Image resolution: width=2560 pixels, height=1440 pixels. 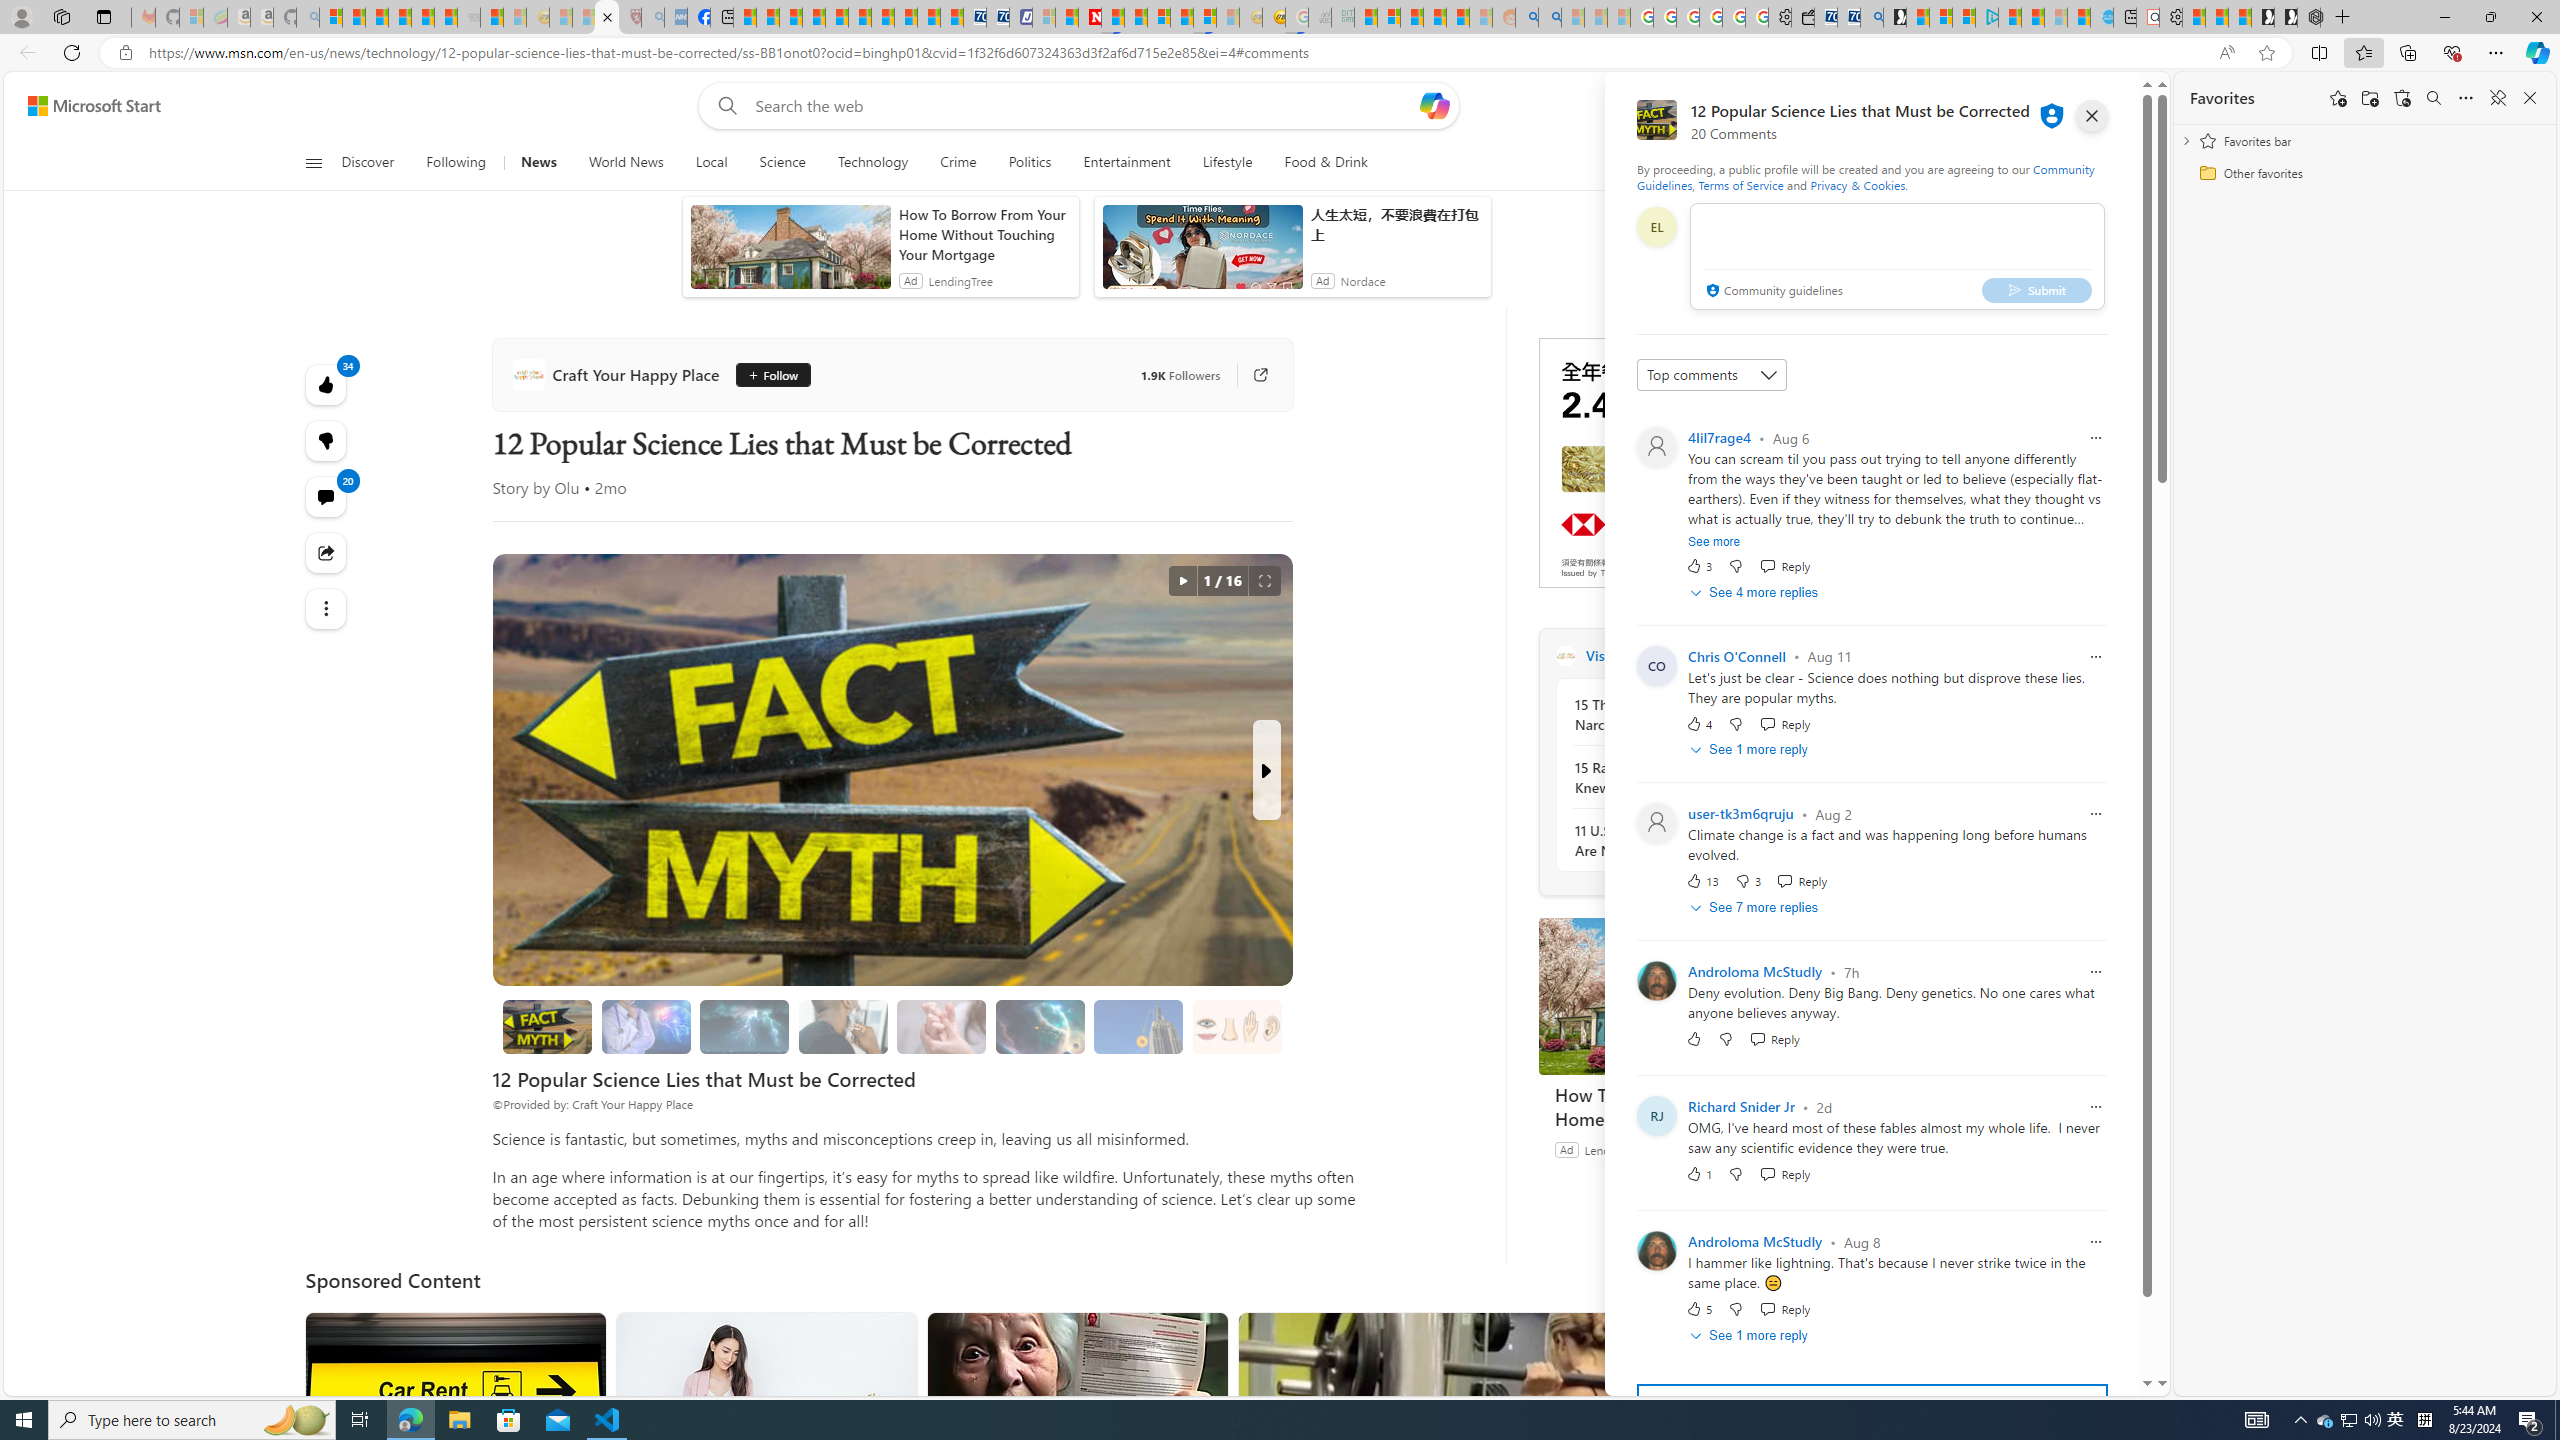 I want to click on 'Shaving and Hair Growth', so click(x=843, y=1026).